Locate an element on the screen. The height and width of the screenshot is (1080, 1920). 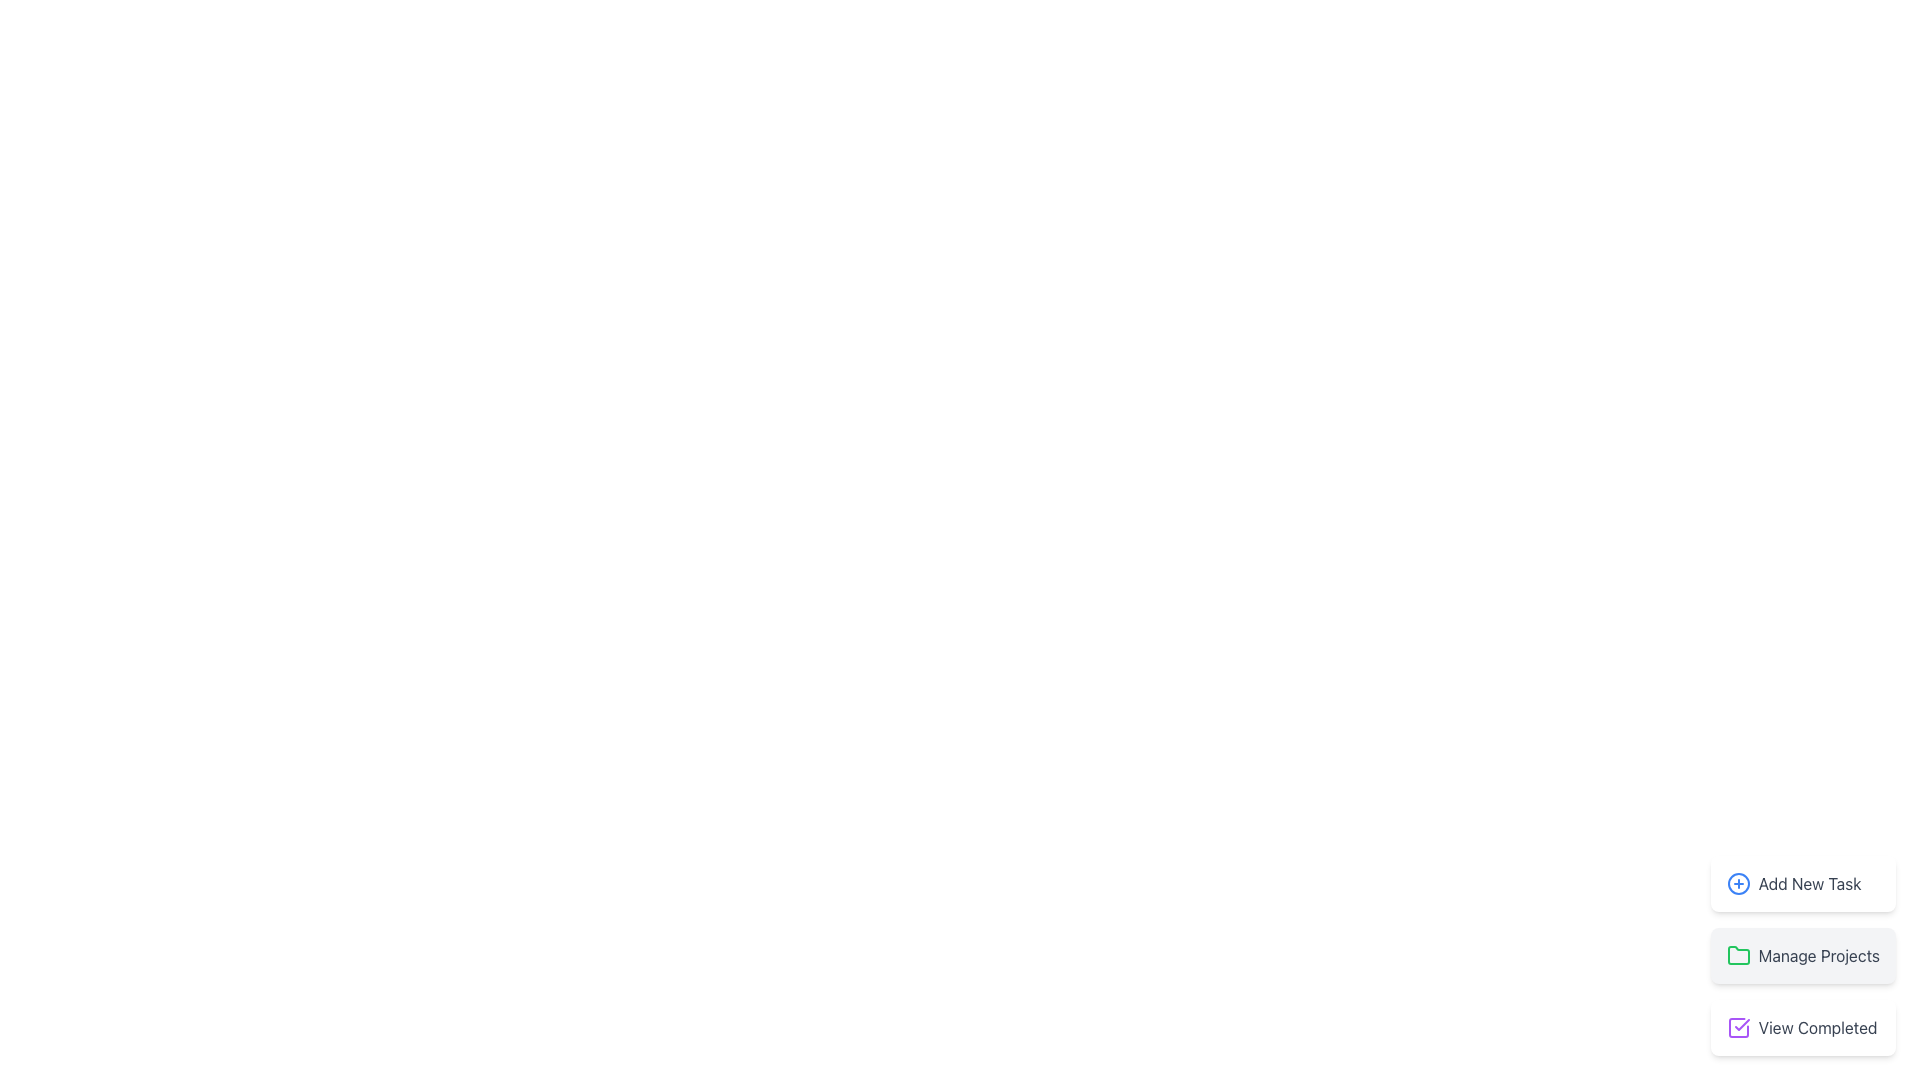
the 'Manage Projects' text label, which is styled in gray and located adjacent to a green folder icon in a horizontal layout is located at coordinates (1819, 955).